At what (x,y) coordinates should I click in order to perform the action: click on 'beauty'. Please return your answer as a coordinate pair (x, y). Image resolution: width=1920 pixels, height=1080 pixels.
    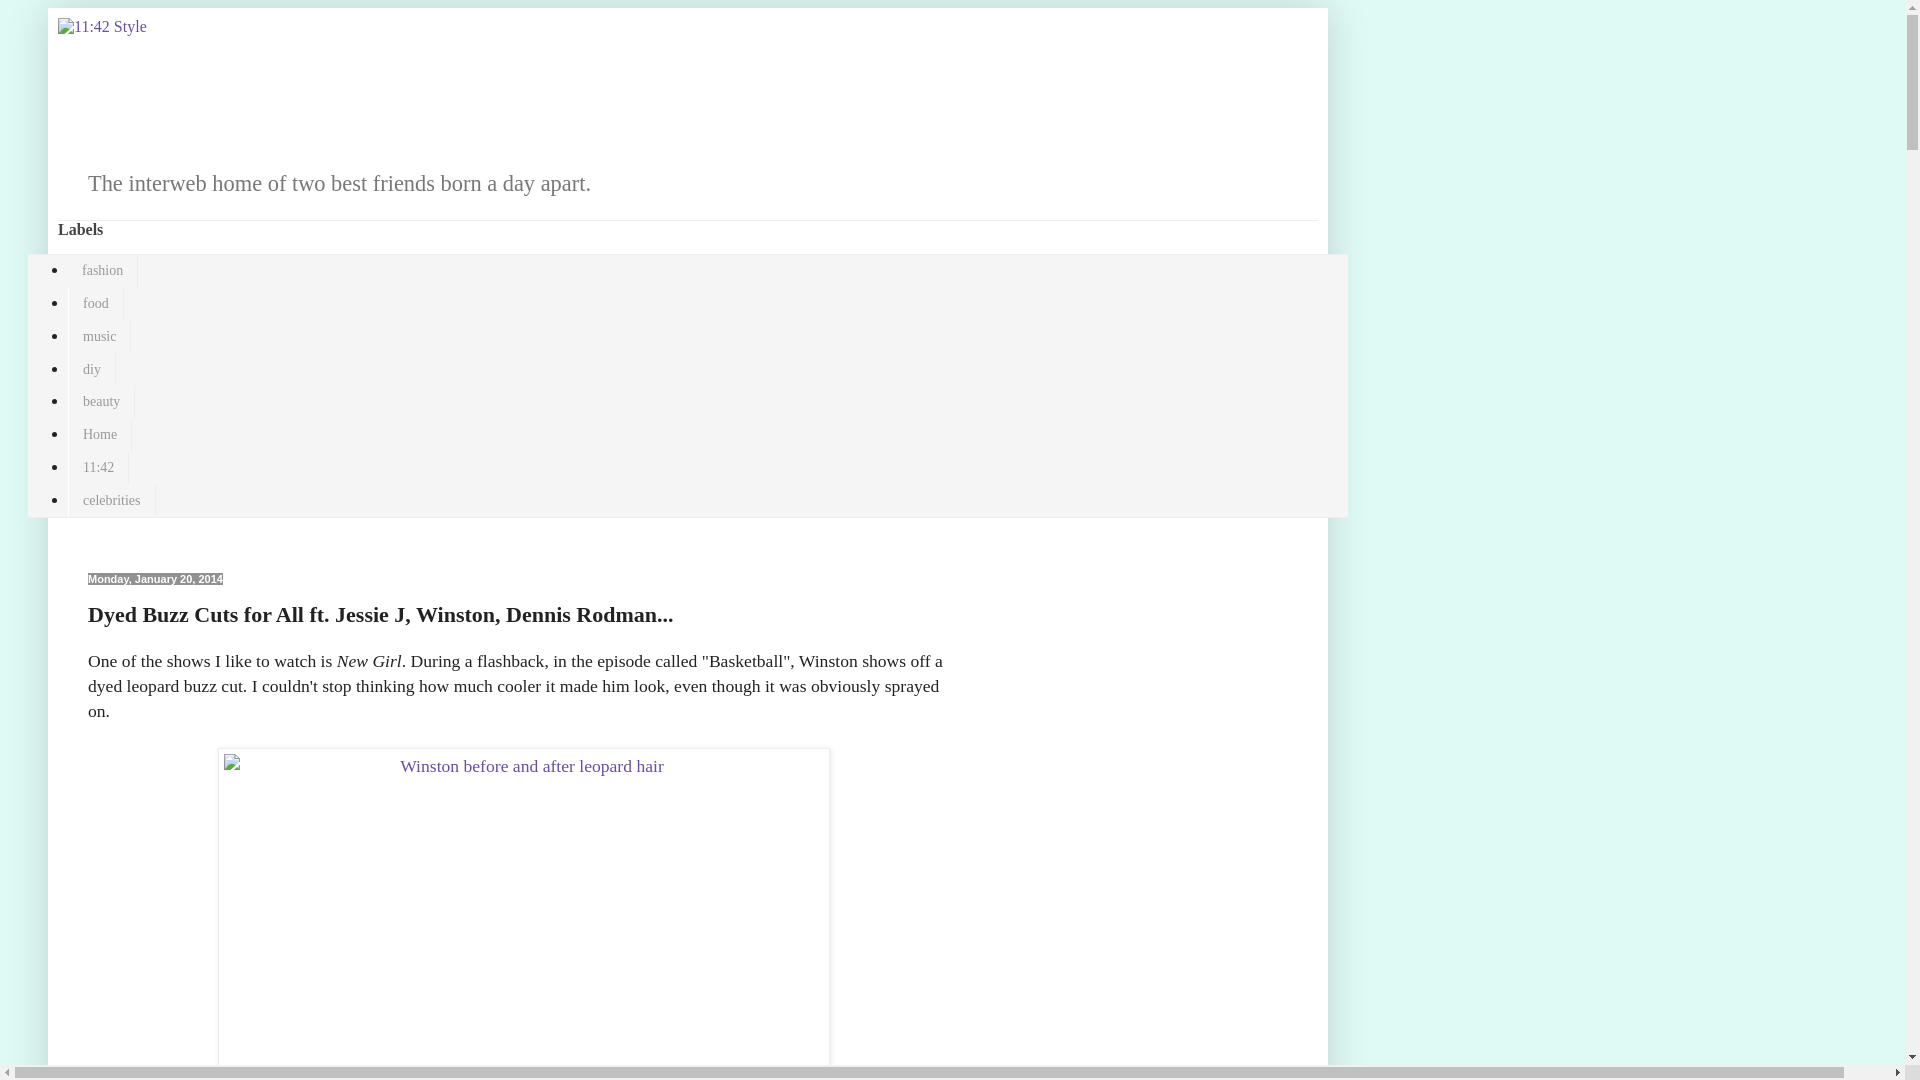
    Looking at the image, I should click on (100, 402).